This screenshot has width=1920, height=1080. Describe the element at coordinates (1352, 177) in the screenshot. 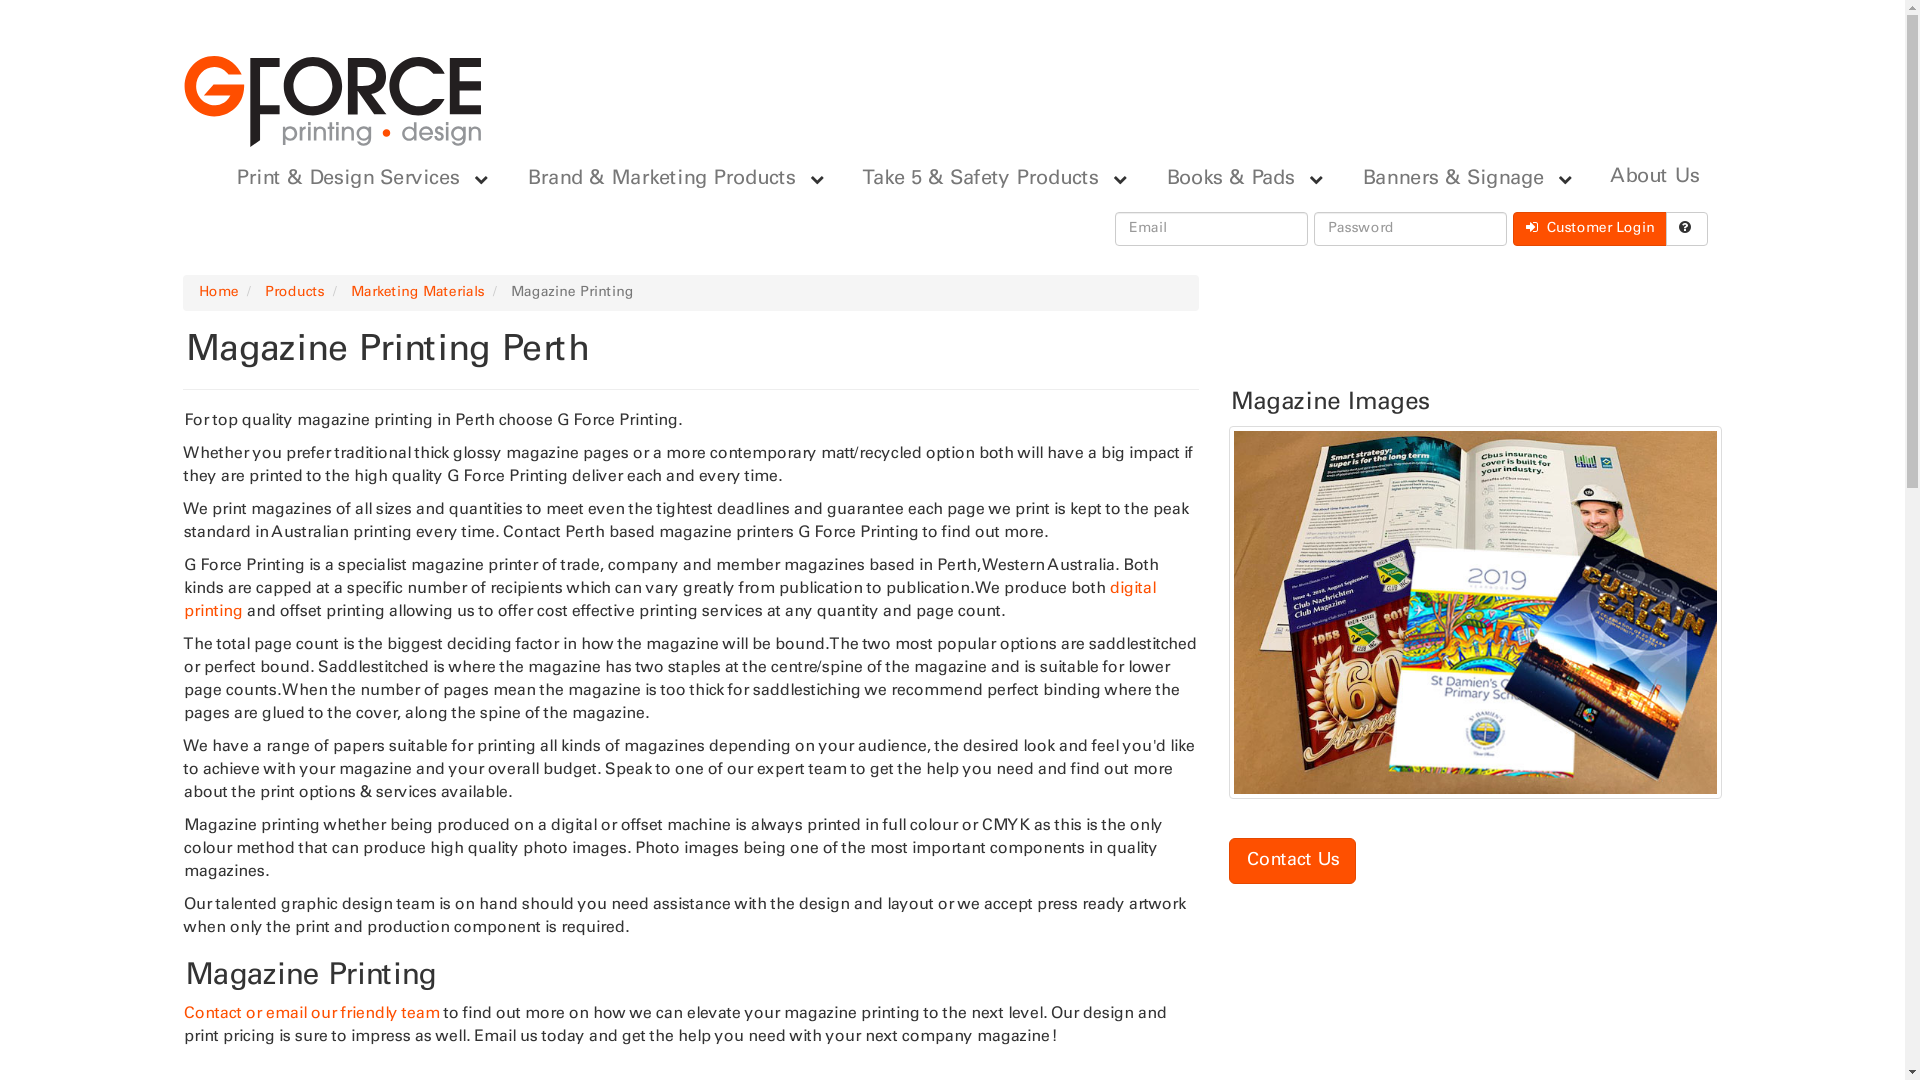

I see `'Banners & Signage'` at that location.